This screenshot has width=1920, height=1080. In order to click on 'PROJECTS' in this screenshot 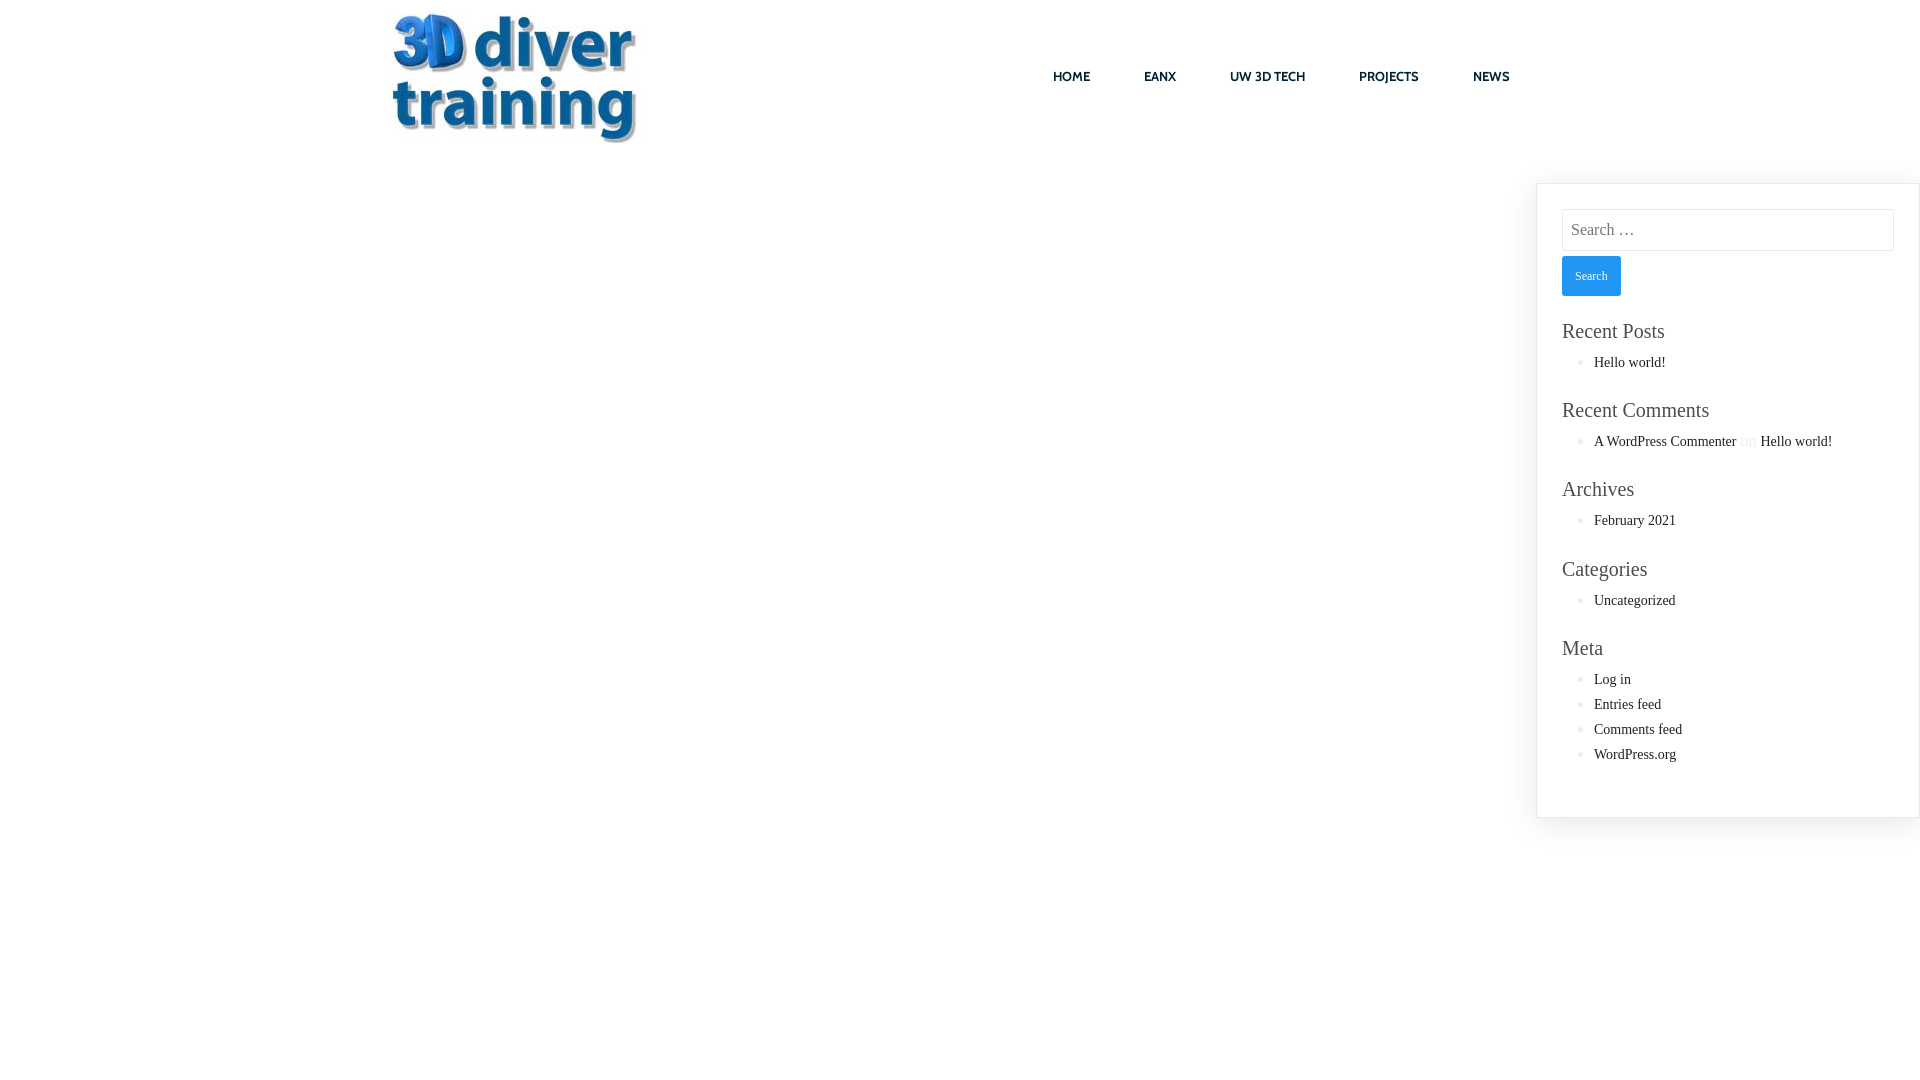, I will do `click(1387, 76)`.